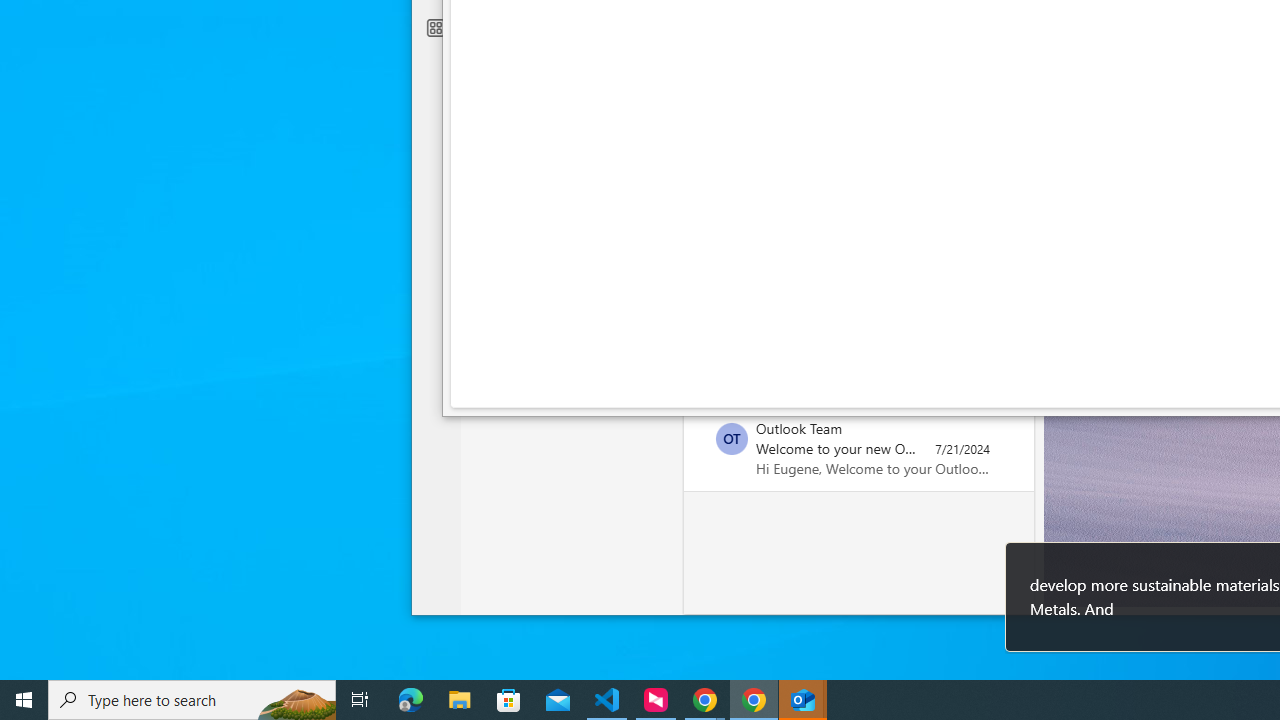  I want to click on 'Google Chrome - 3 running windows', so click(705, 698).